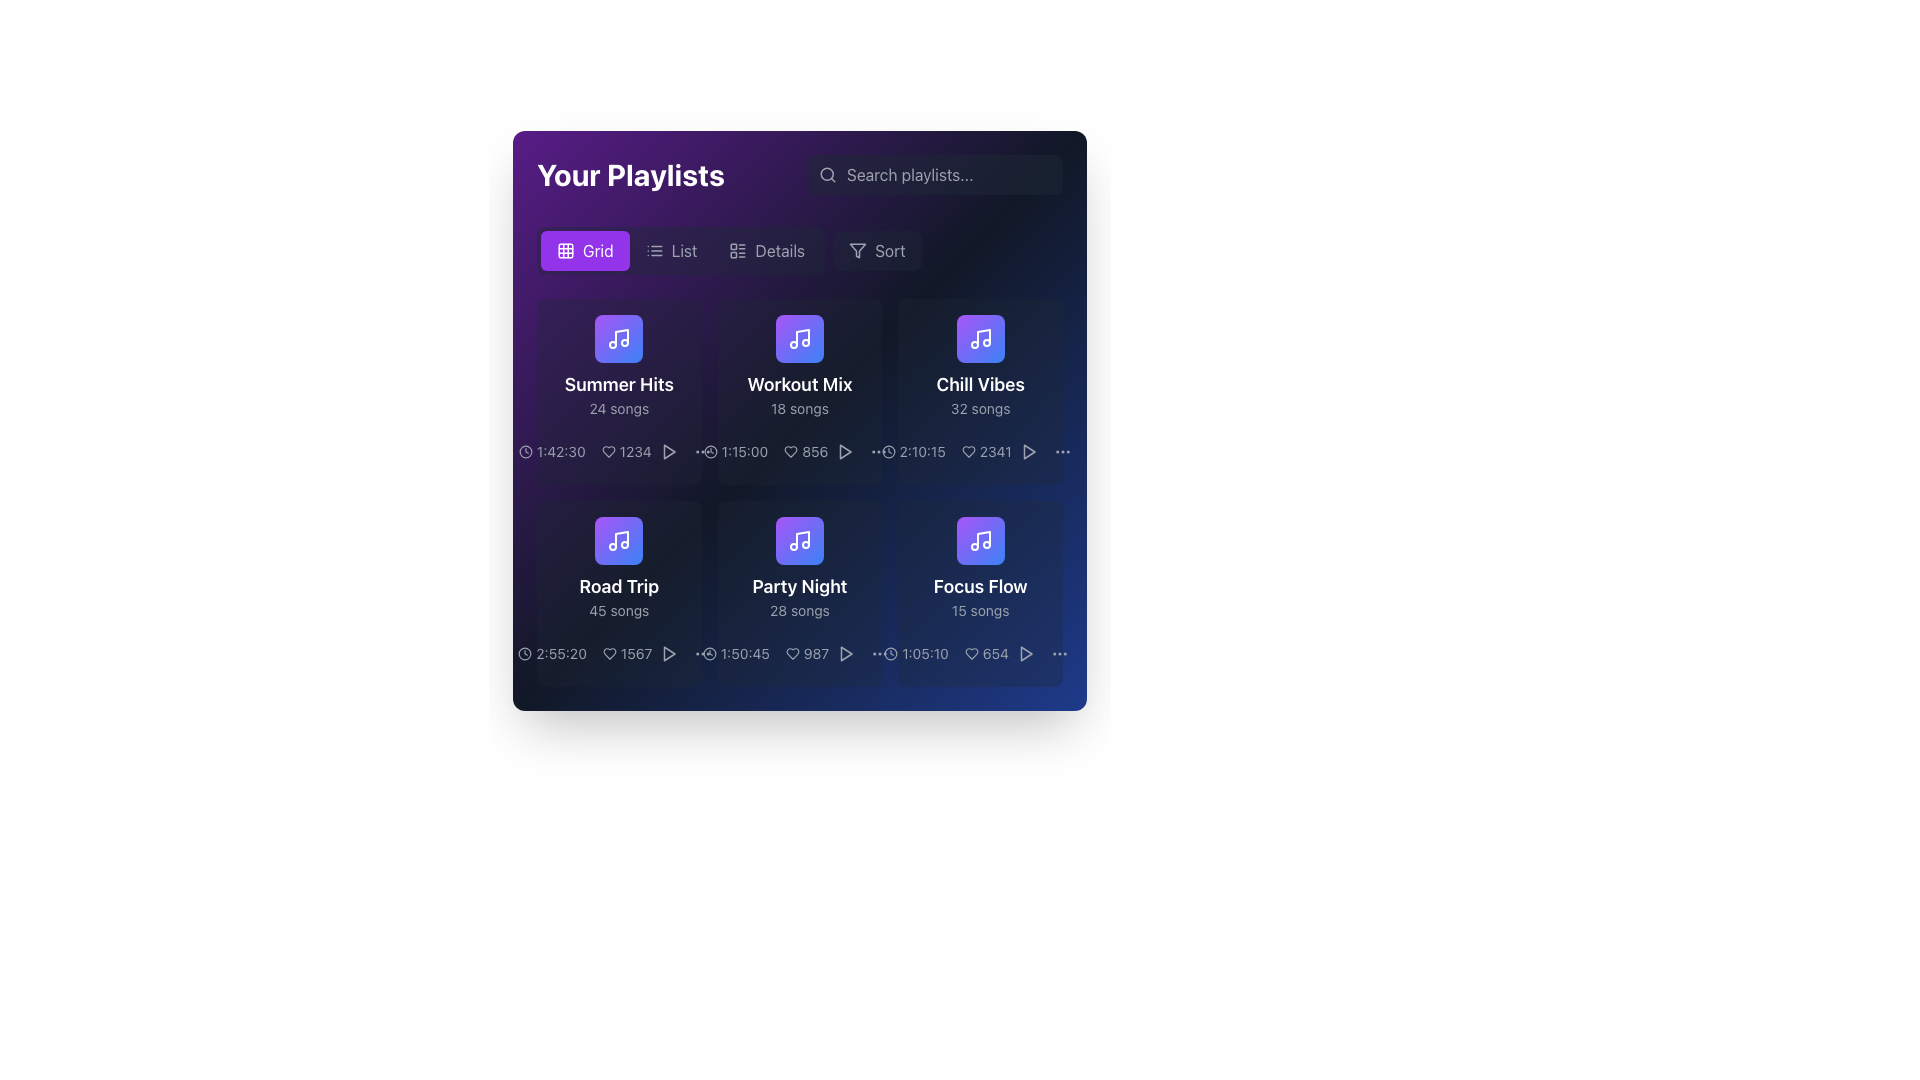 Image resolution: width=1920 pixels, height=1080 pixels. Describe the element at coordinates (800, 585) in the screenshot. I see `the 'Party Night' text label, which is bold, large, and white, located in the 'Your Playlists' section, specifically above the '28 songs' text` at that location.